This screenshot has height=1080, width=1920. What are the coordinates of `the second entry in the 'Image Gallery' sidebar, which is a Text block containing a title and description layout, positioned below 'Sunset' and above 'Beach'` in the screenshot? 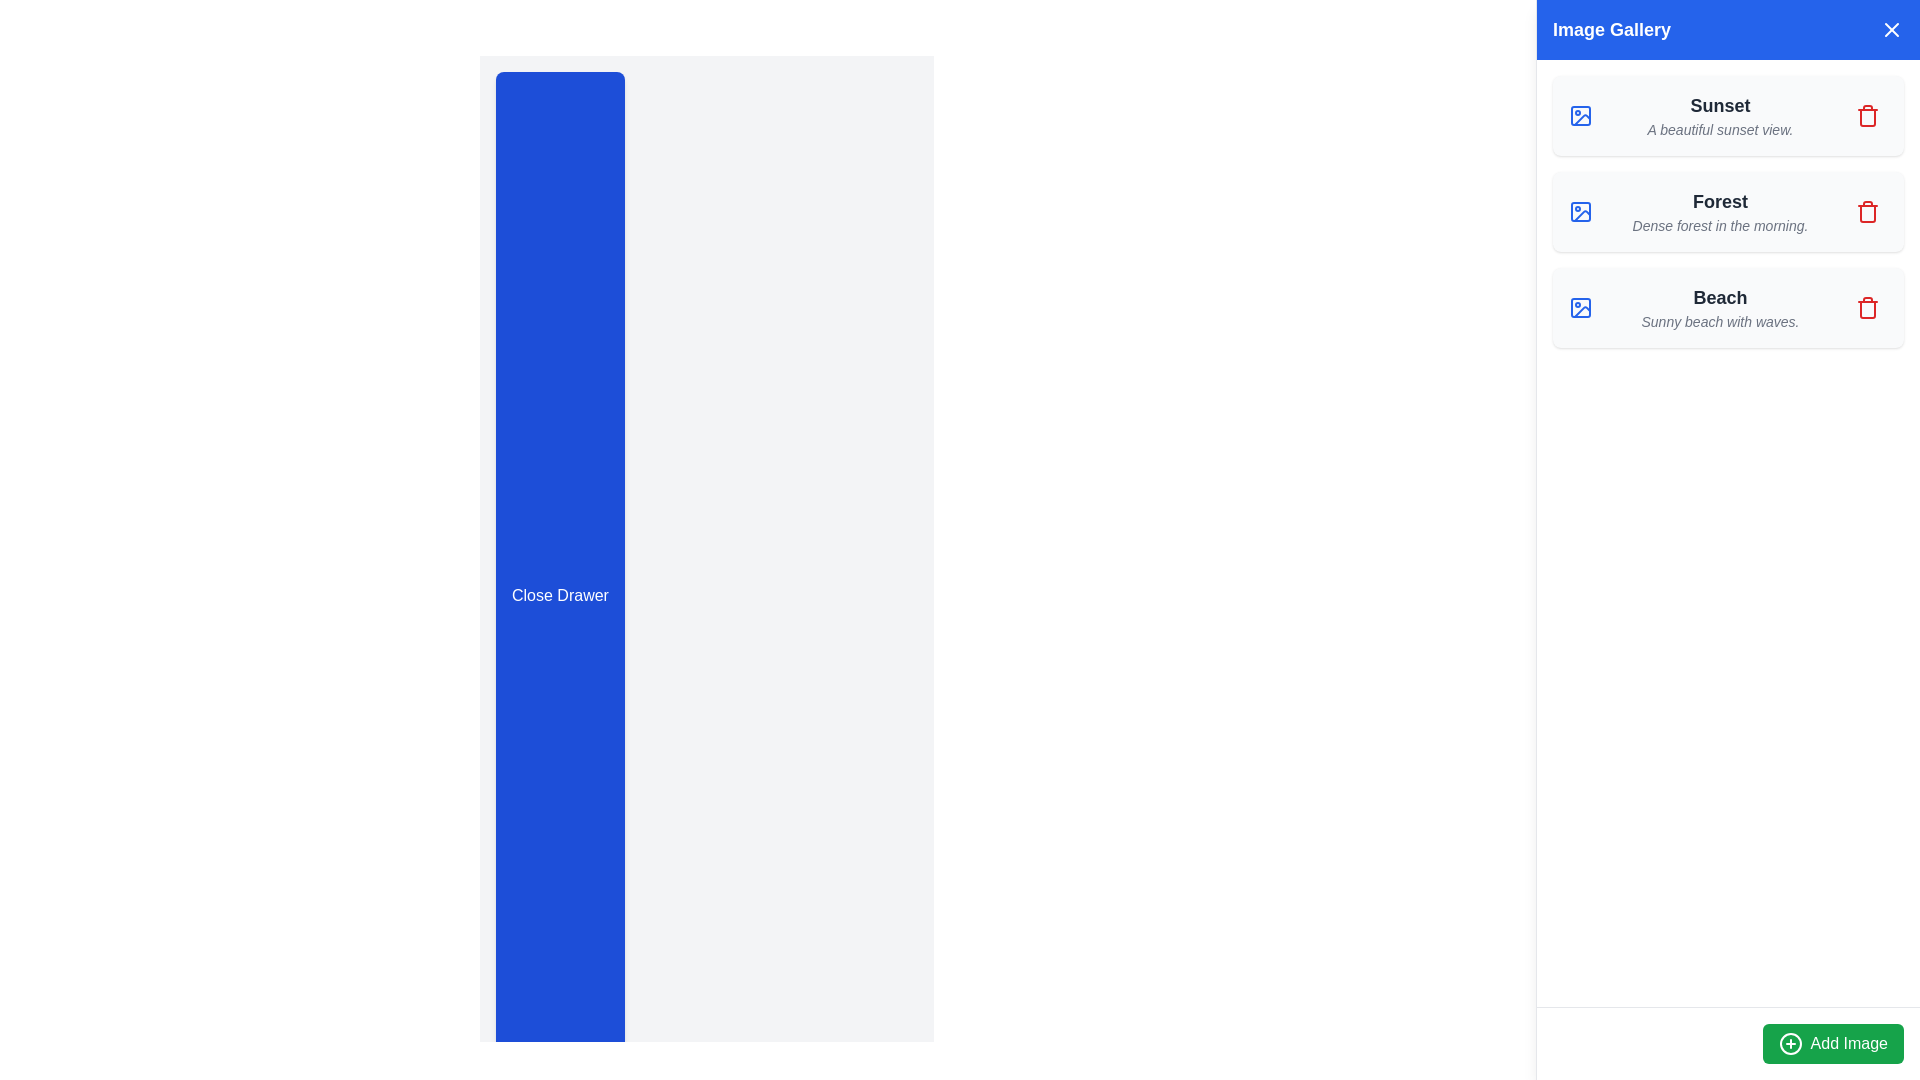 It's located at (1719, 212).